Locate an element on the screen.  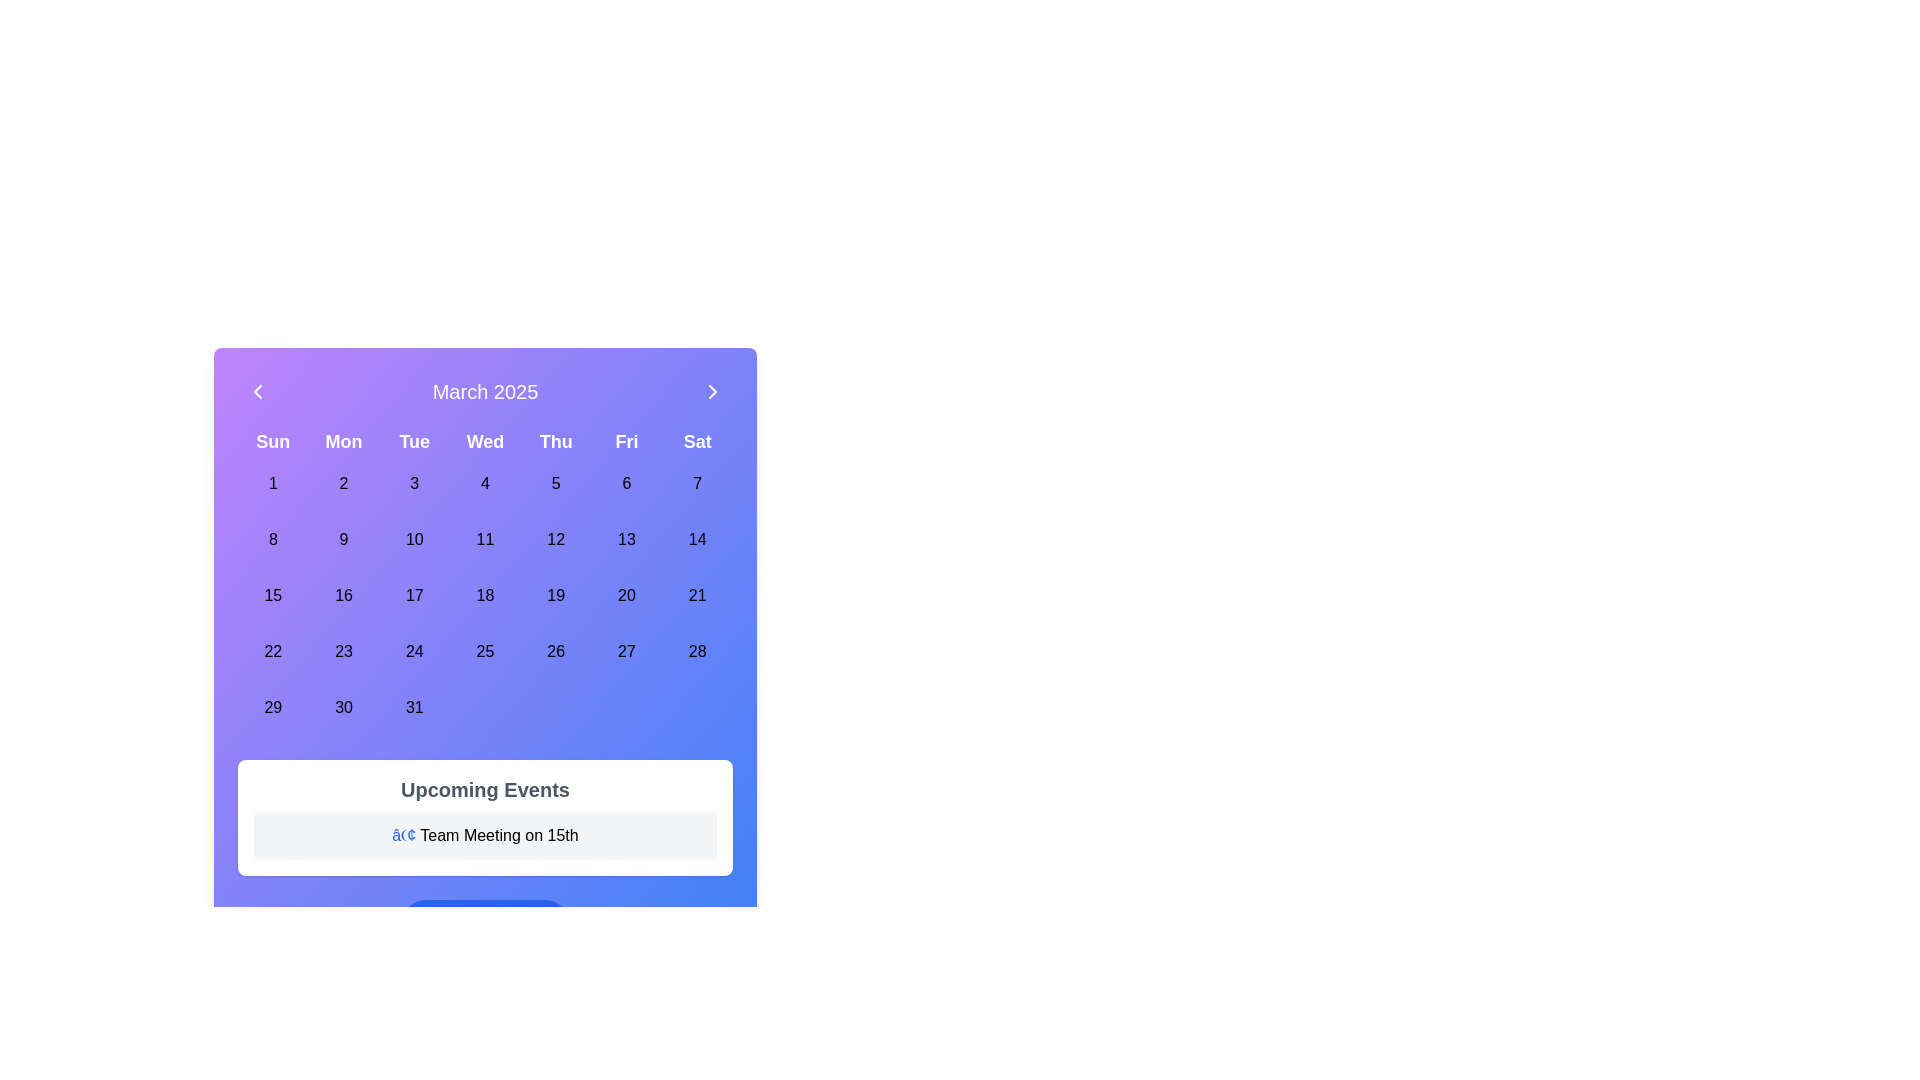
the circular button labeled '12' is located at coordinates (556, 540).